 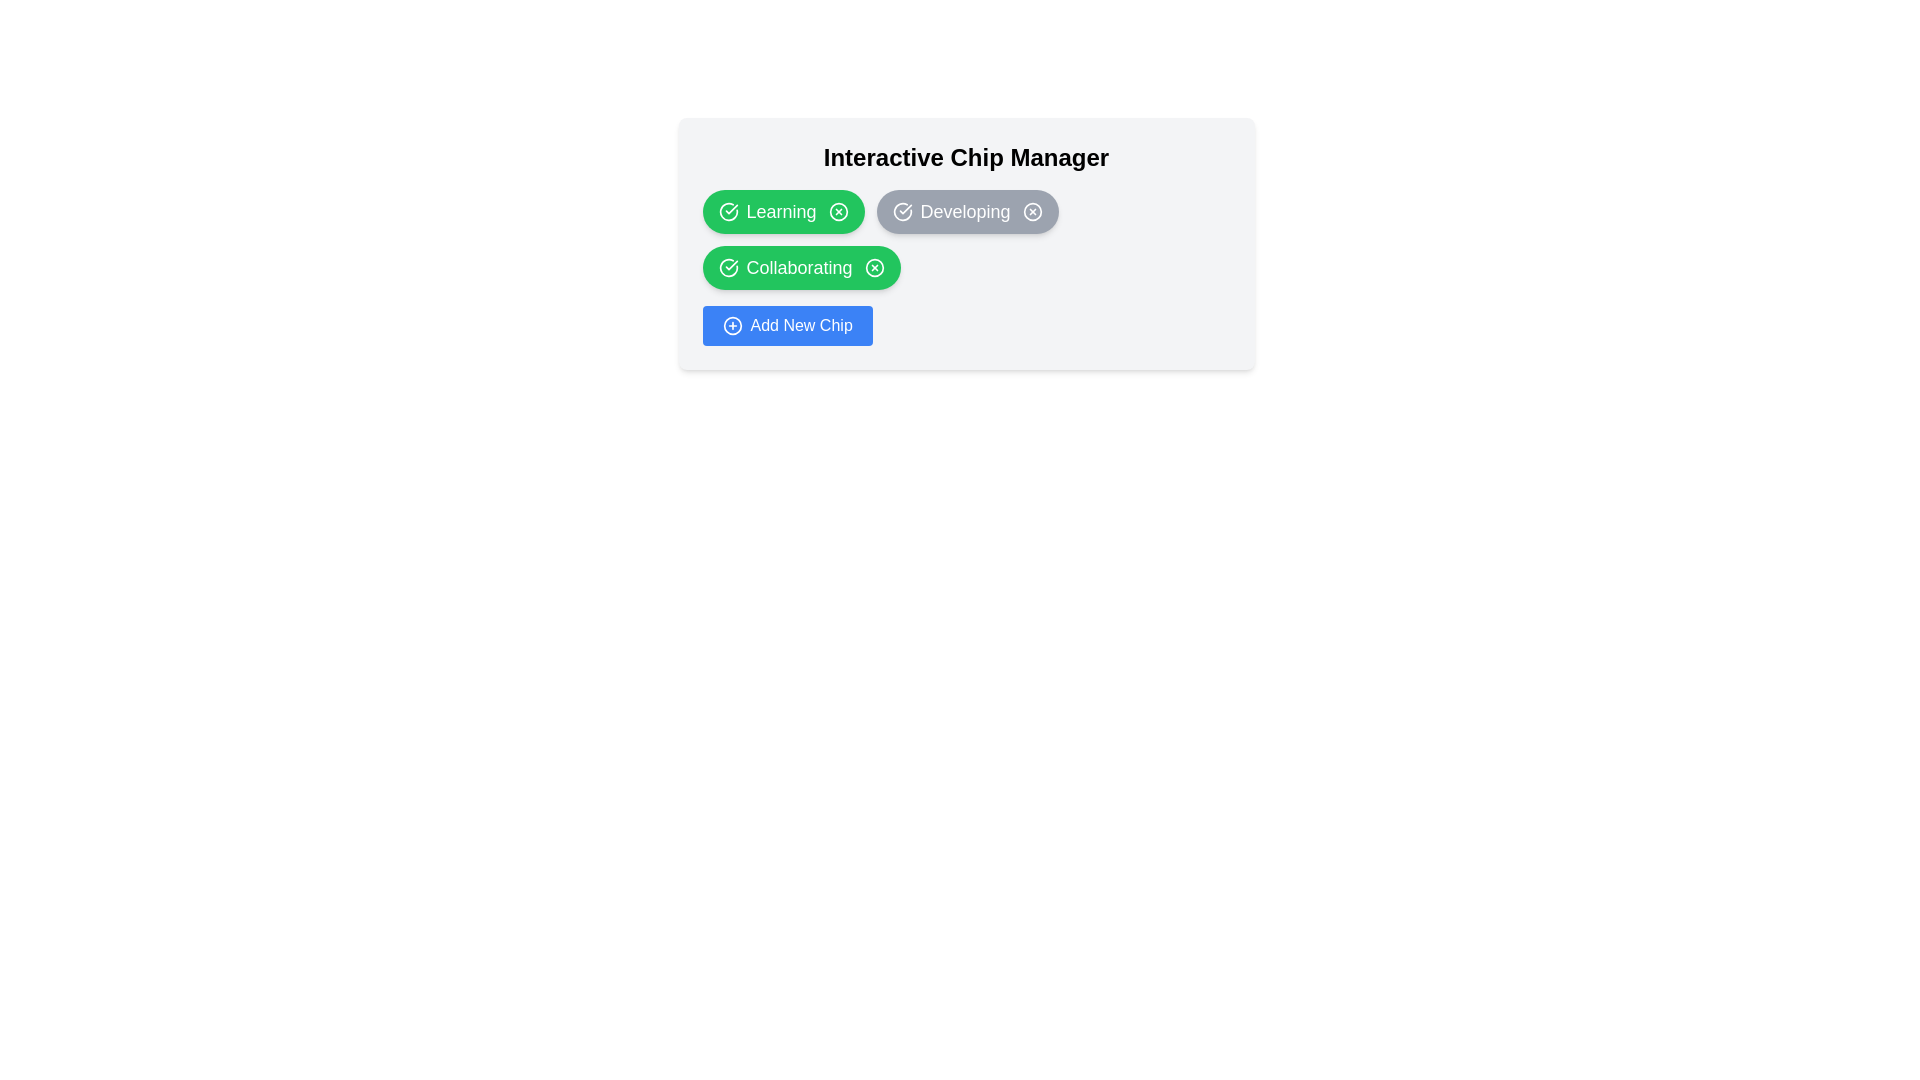 I want to click on the SVG Circle element located within the 'Collaborating' green chip, positioned to the right of the chip text and adjacent to an 'x' icon, so click(x=874, y=266).